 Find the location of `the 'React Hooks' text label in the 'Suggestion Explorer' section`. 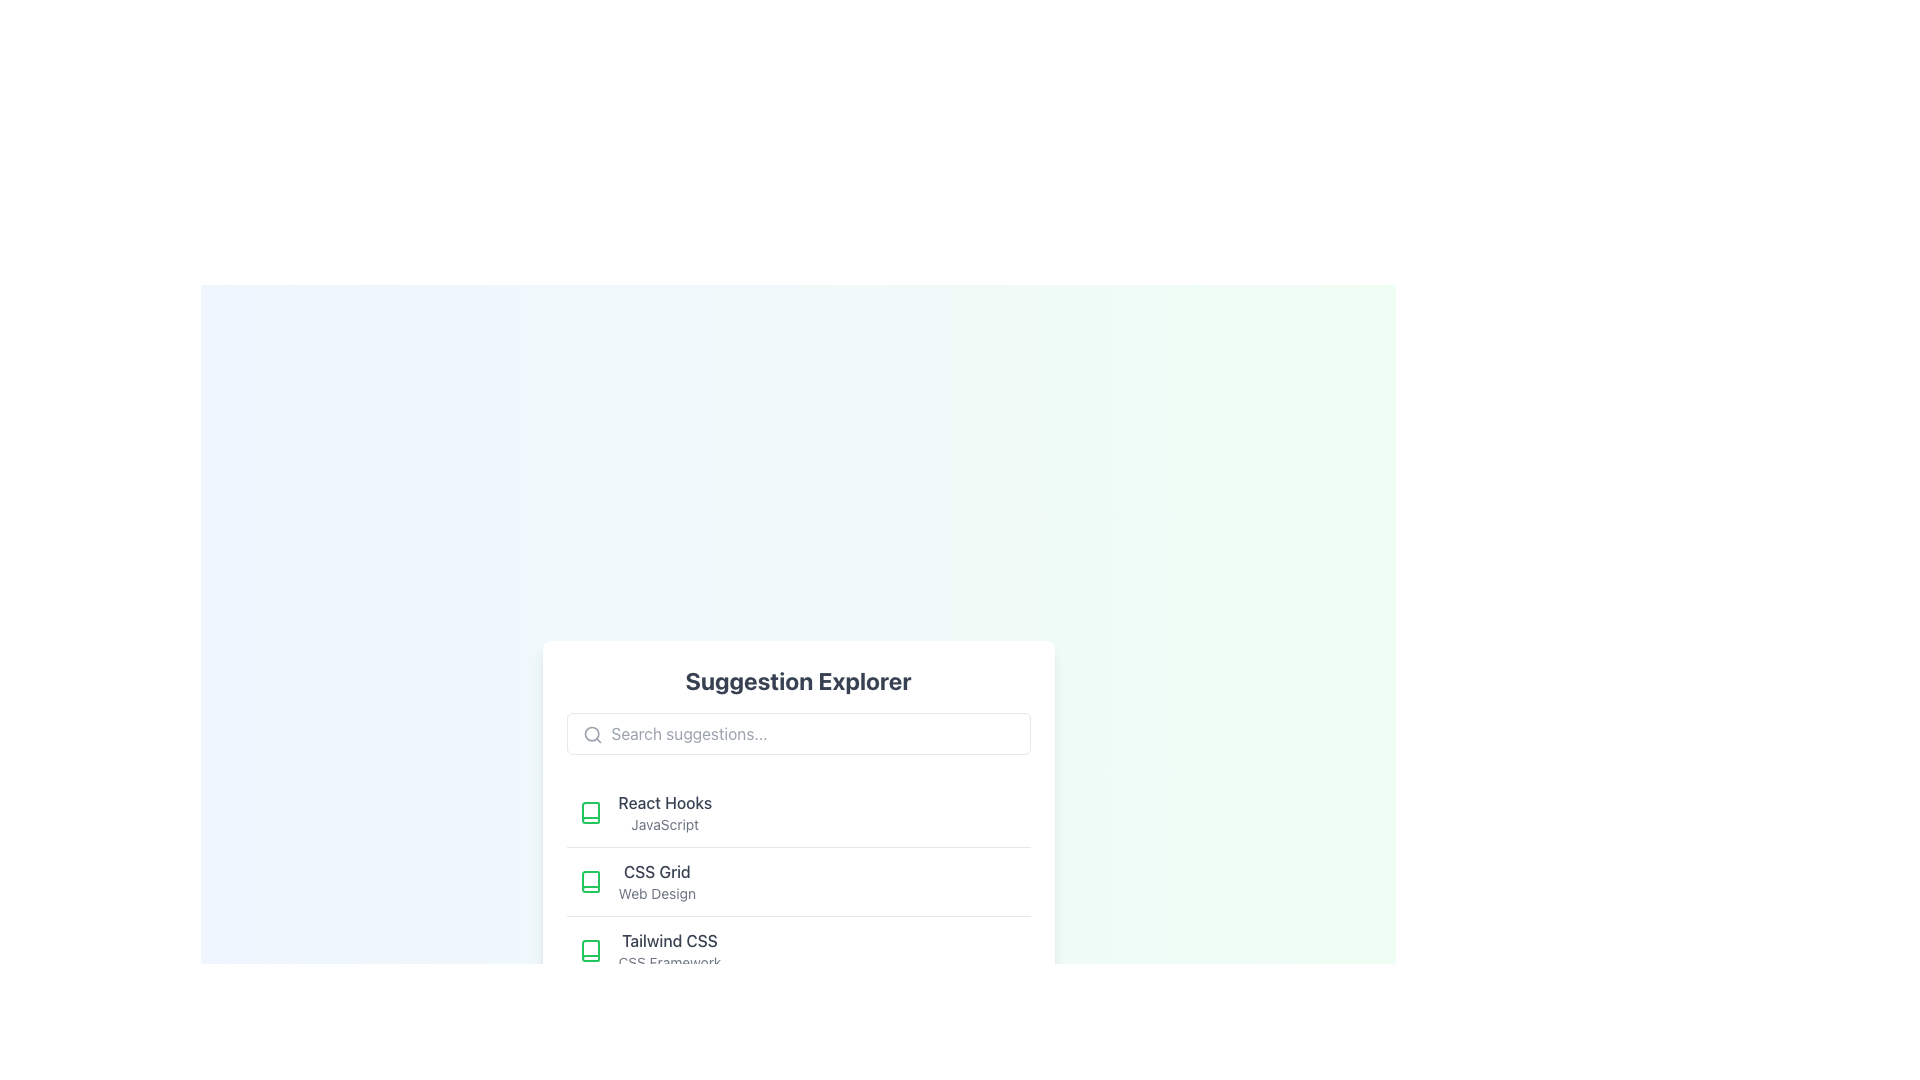

the 'React Hooks' text label in the 'Suggestion Explorer' section is located at coordinates (665, 813).